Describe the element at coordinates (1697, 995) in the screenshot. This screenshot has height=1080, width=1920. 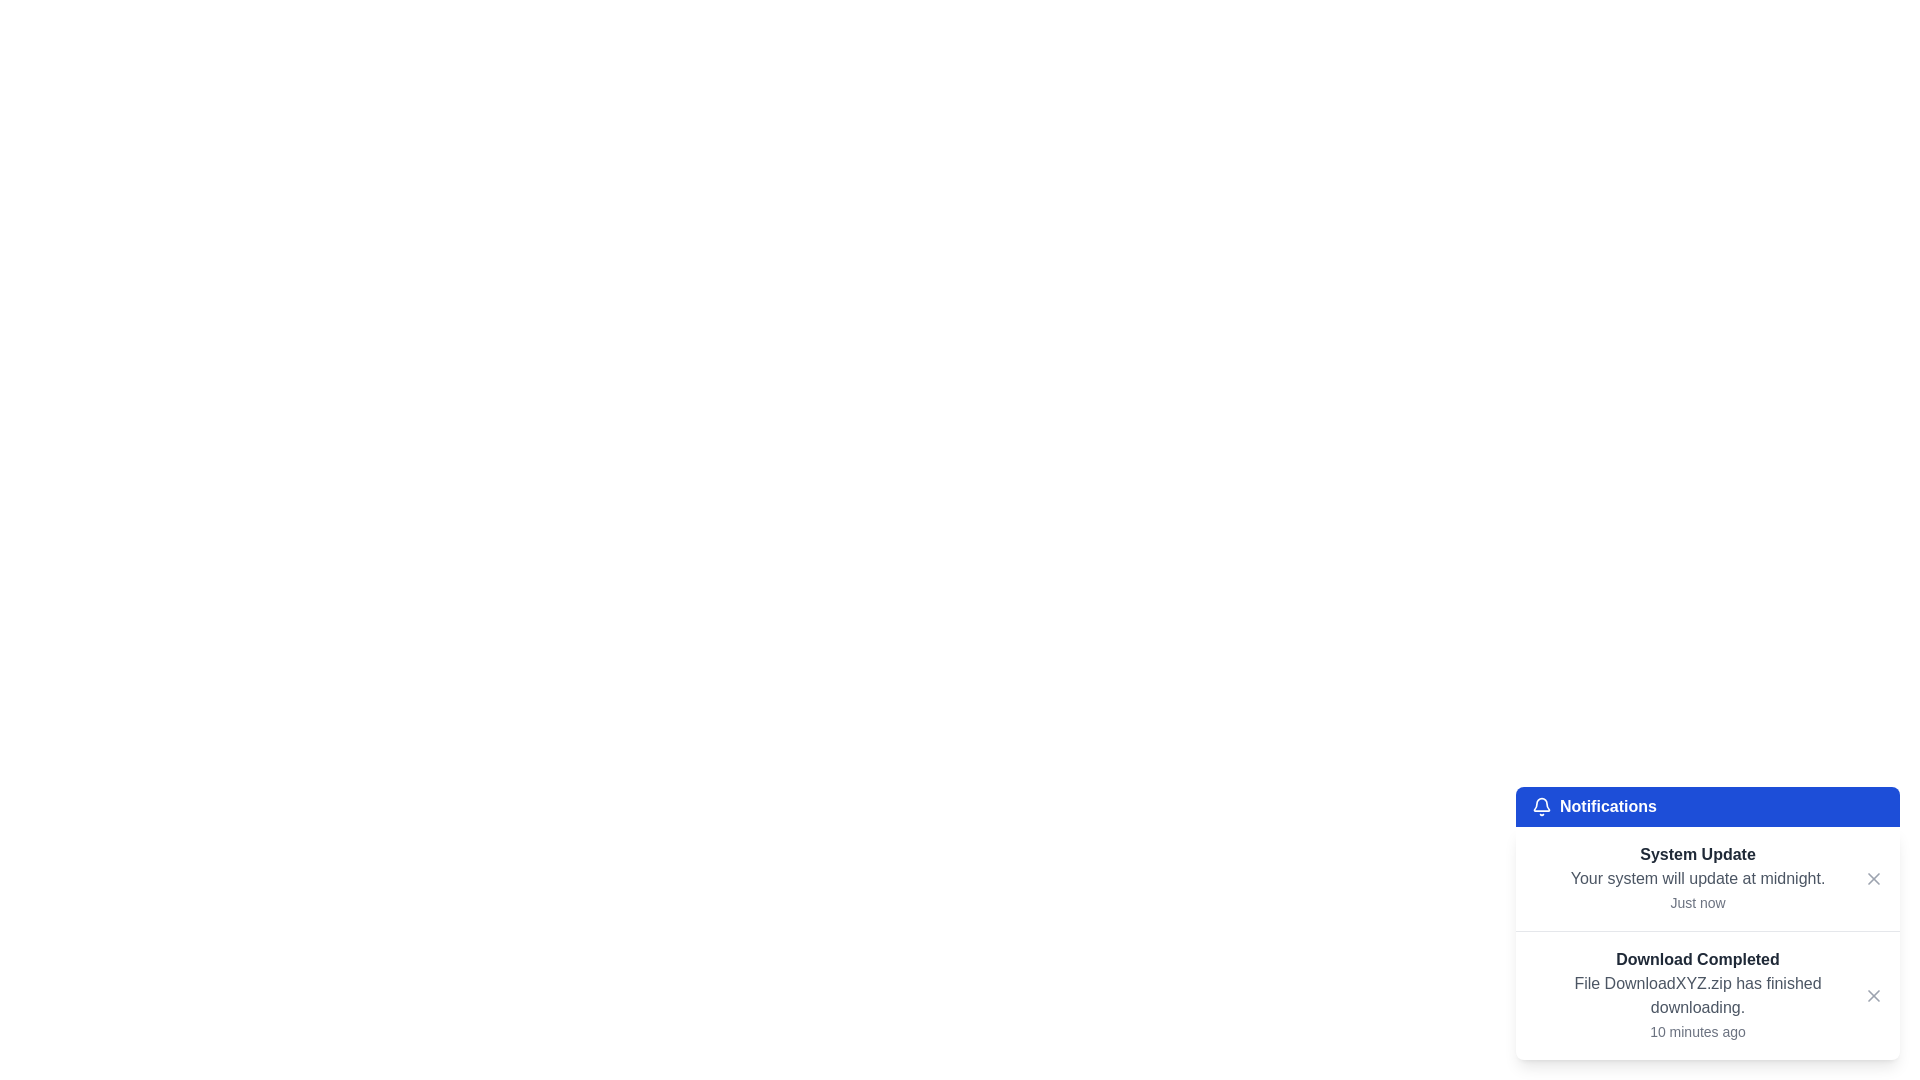
I see `the text that informs the user about the successful download of 'DownloadXYZ.zip', which is the second content line in the 'Download Completed' notification` at that location.